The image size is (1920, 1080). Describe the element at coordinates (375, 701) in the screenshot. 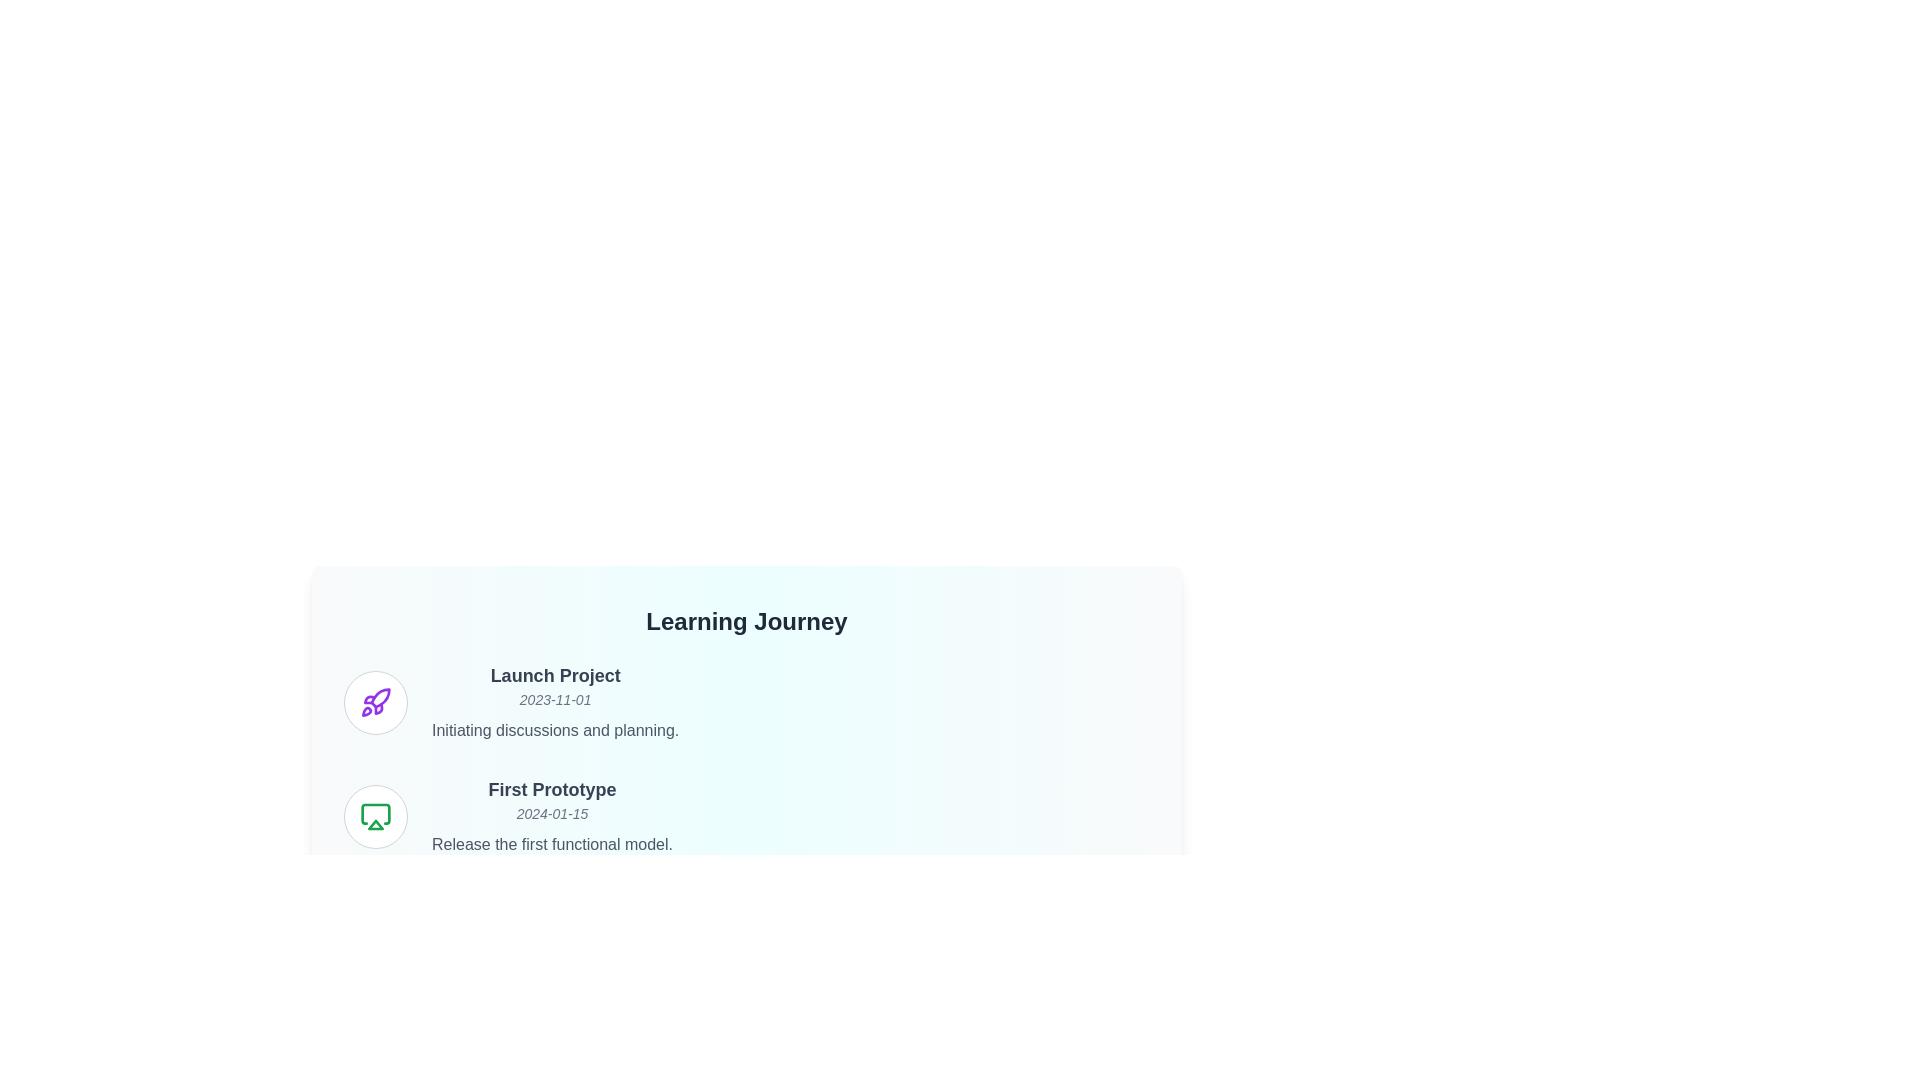

I see `the purple rocket icon with line drawings, located in the 'Learning Journey' section before the 'Launch Project' title` at that location.